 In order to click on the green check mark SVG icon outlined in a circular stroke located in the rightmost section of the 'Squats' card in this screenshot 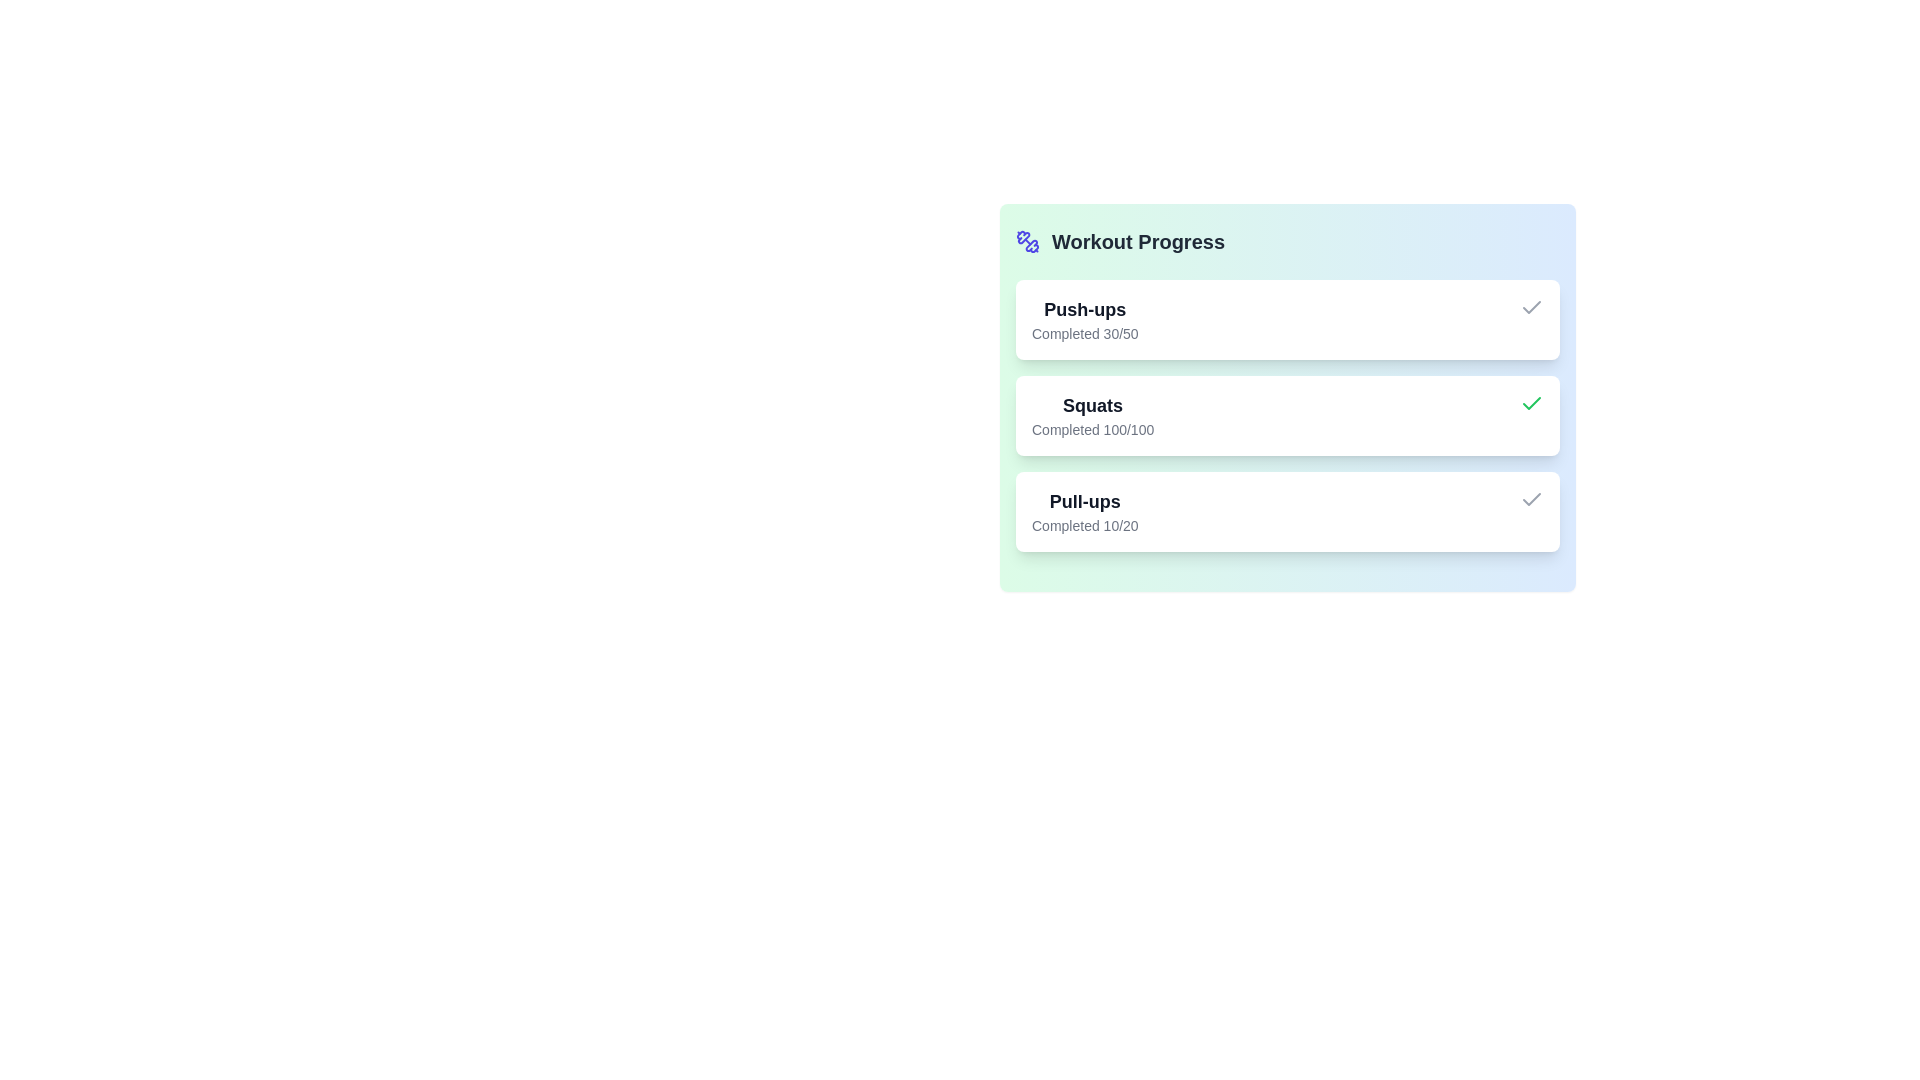, I will do `click(1530, 404)`.